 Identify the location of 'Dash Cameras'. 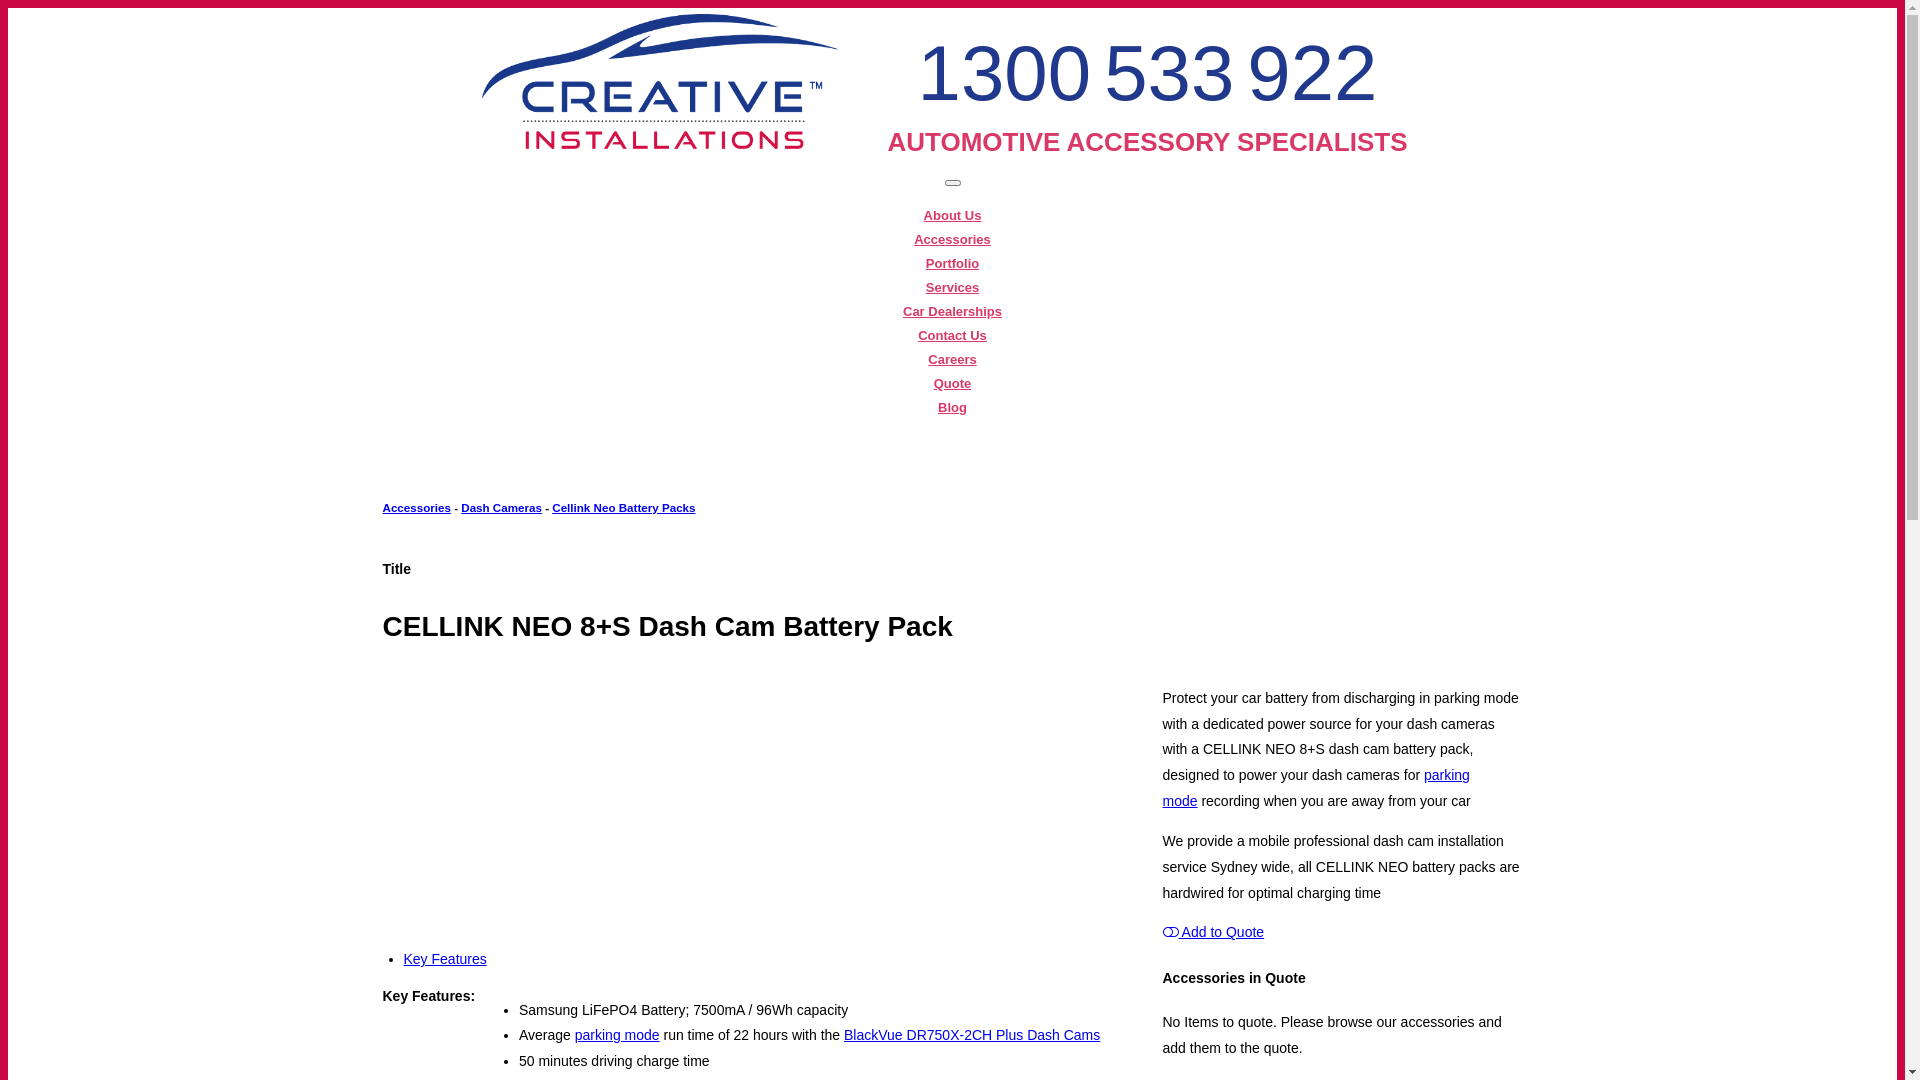
(459, 506).